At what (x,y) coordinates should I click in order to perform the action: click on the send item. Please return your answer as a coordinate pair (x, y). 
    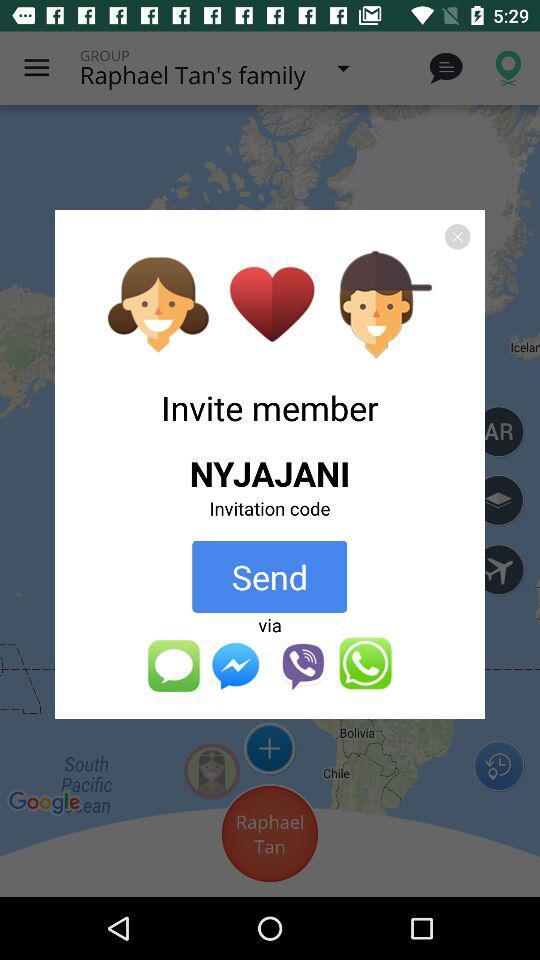
    Looking at the image, I should click on (269, 576).